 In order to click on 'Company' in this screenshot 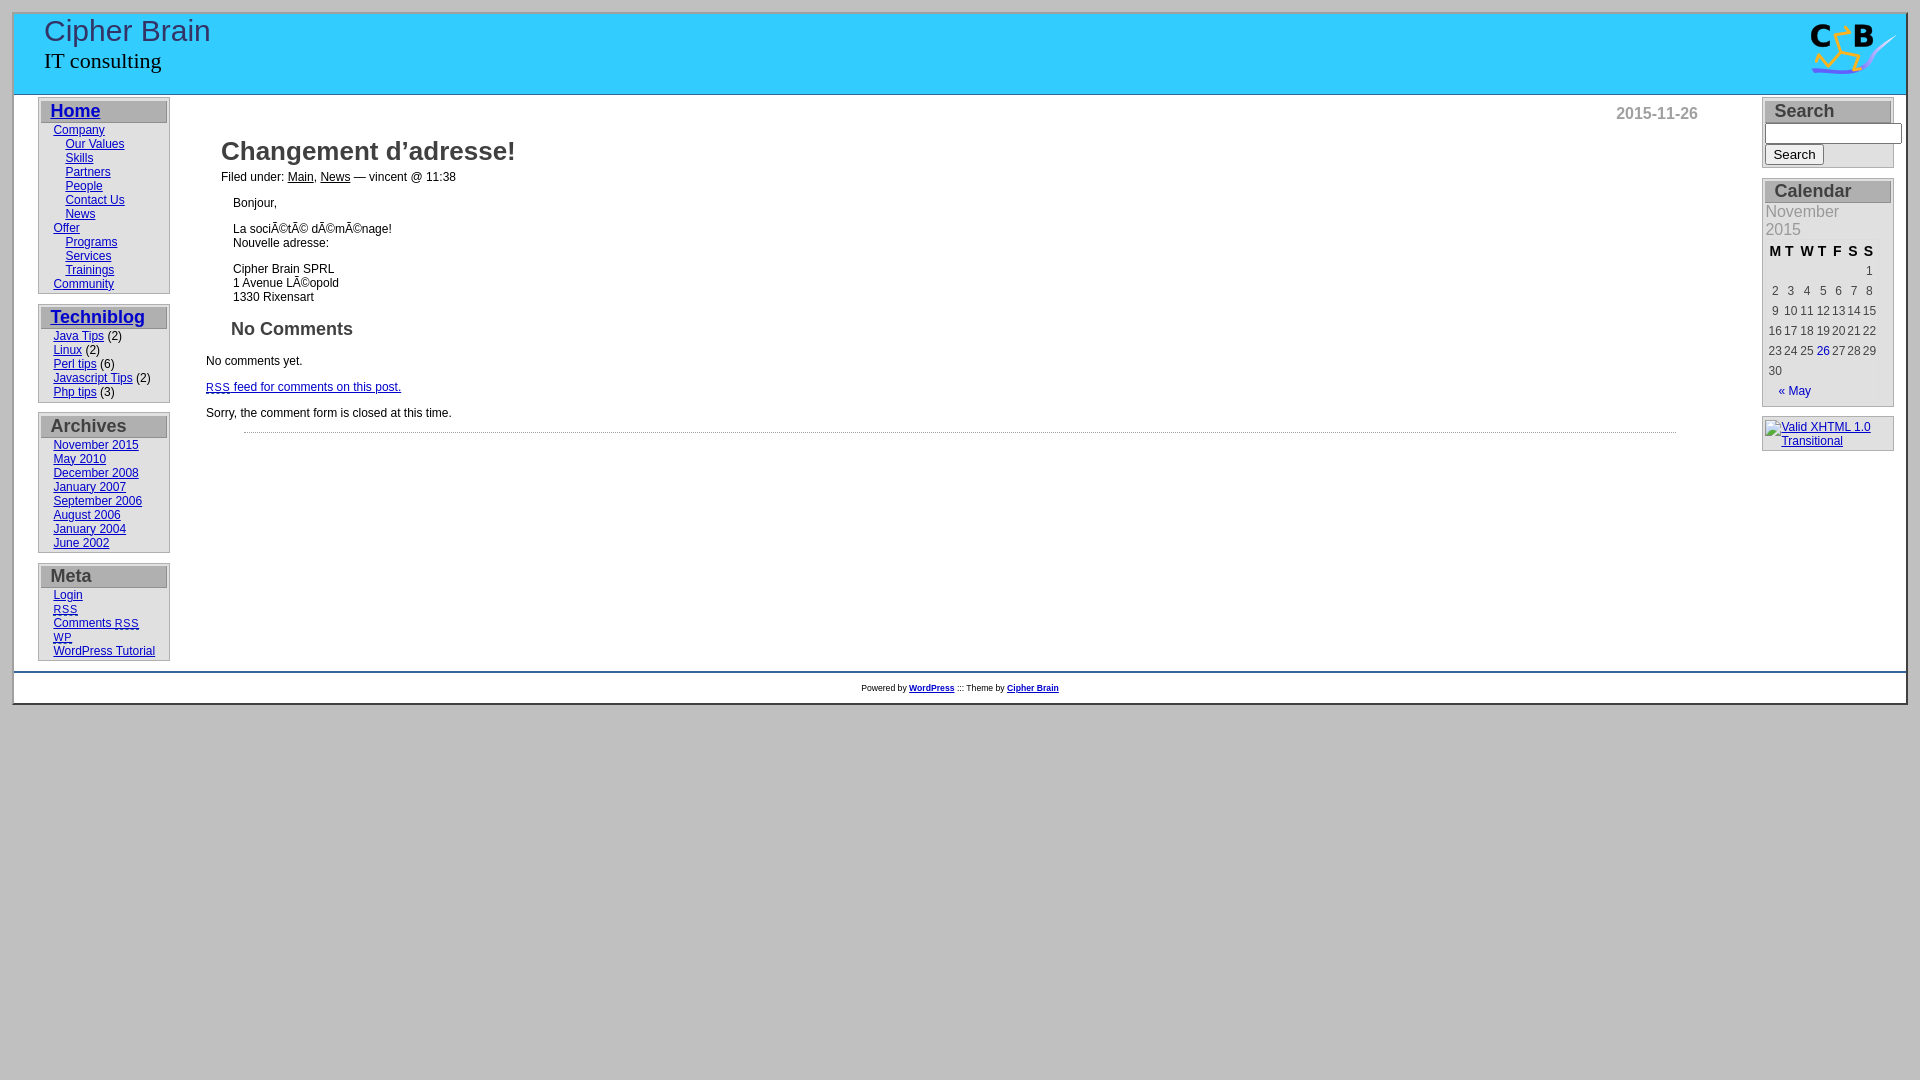, I will do `click(52, 130)`.